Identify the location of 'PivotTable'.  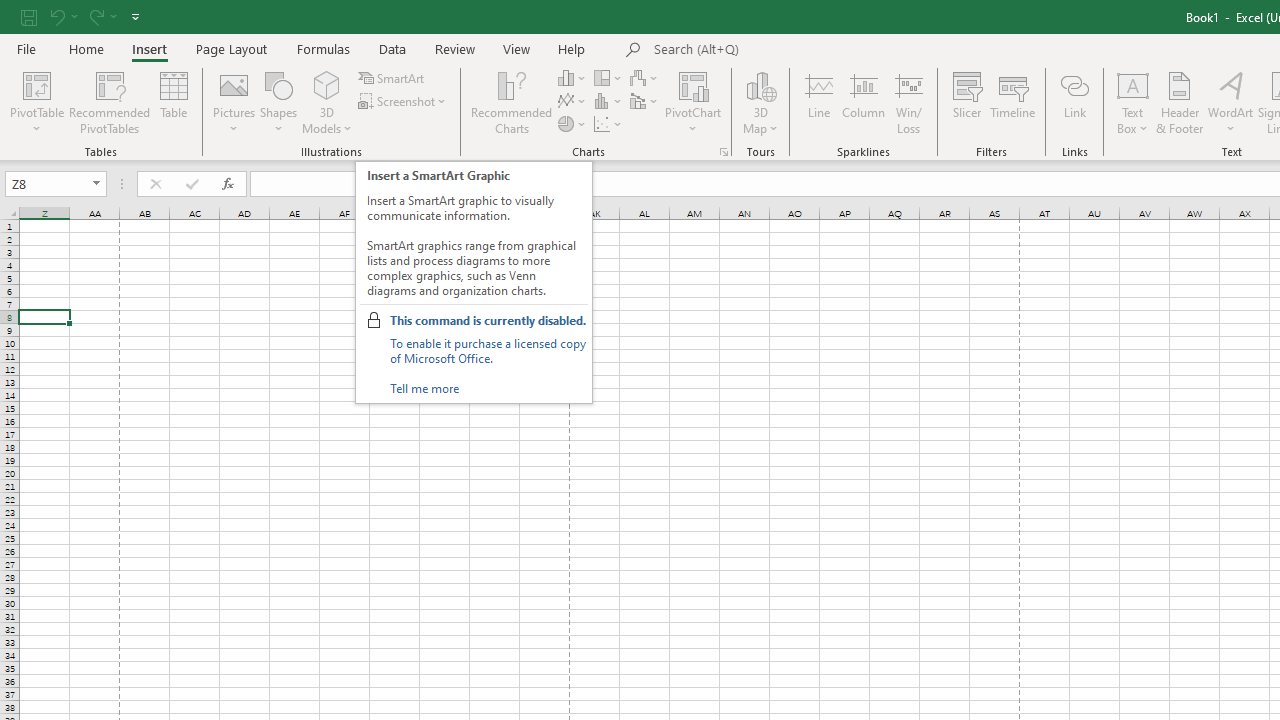
(37, 84).